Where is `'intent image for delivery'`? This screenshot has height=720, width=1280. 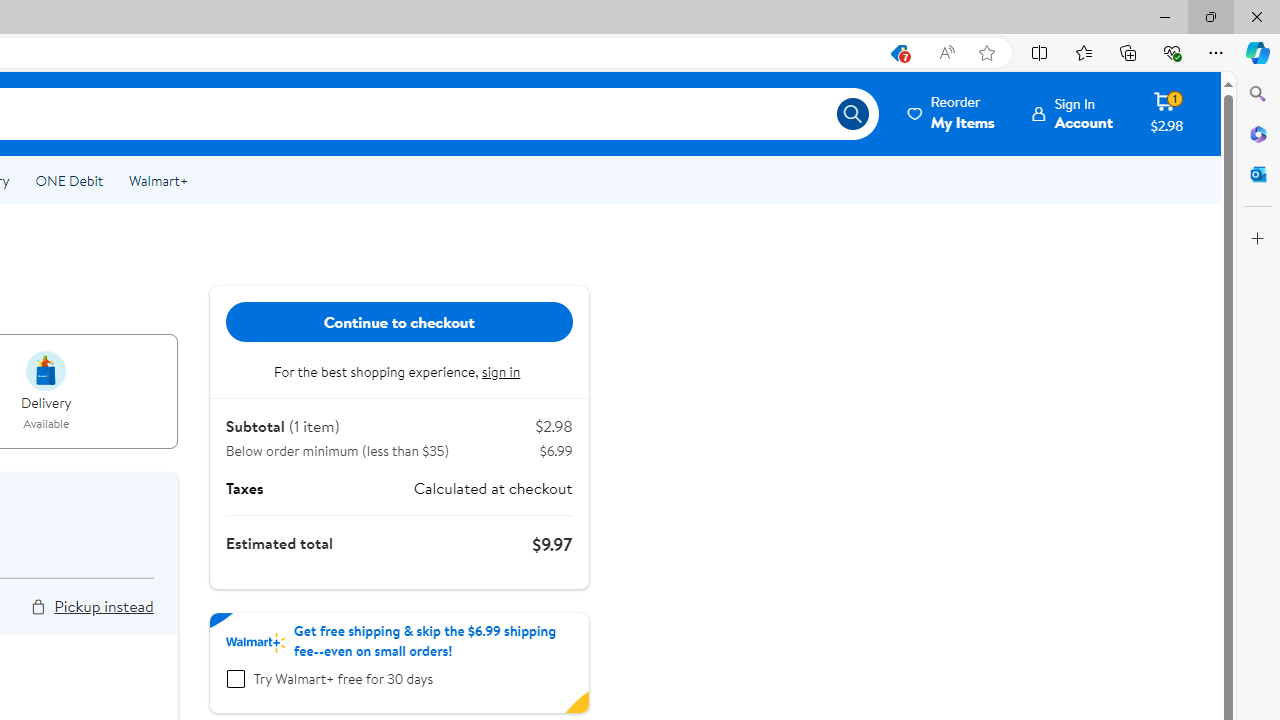
'intent image for delivery' is located at coordinates (46, 371).